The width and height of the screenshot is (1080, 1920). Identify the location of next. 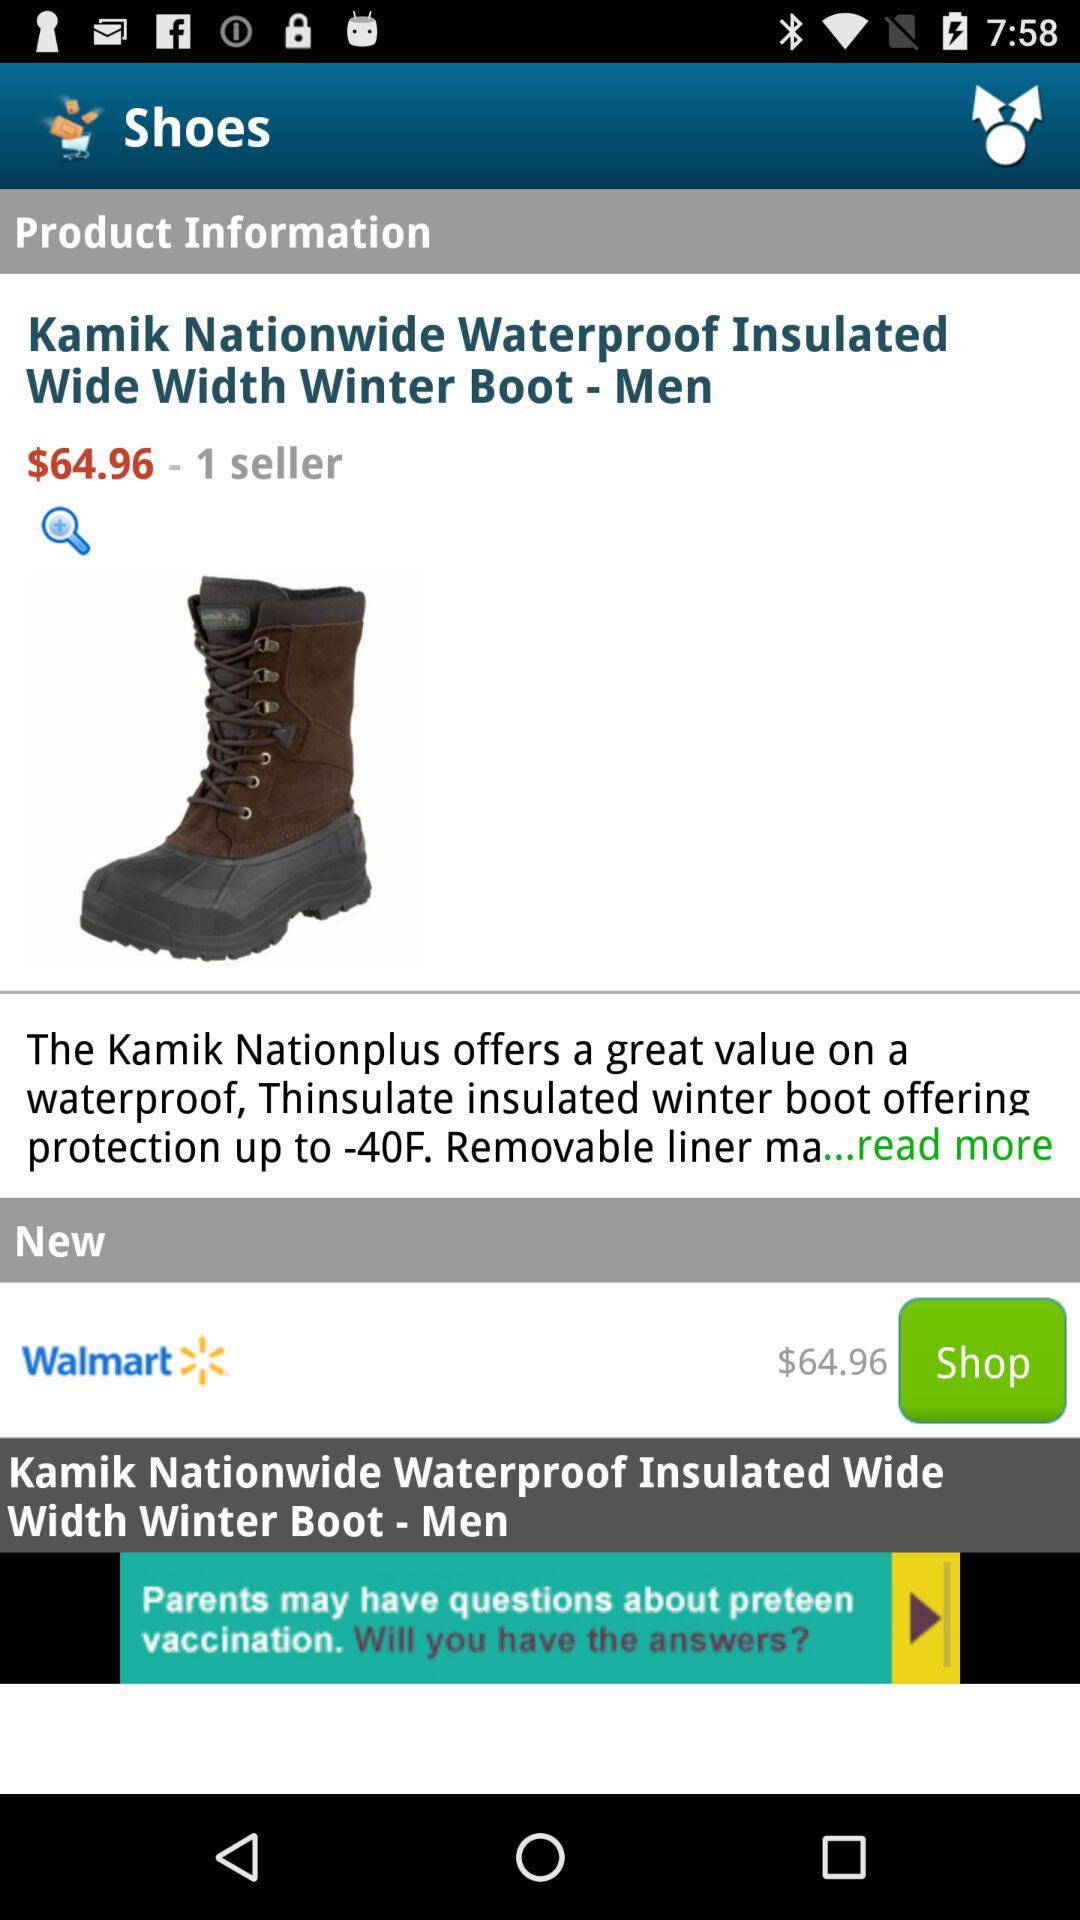
(540, 1618).